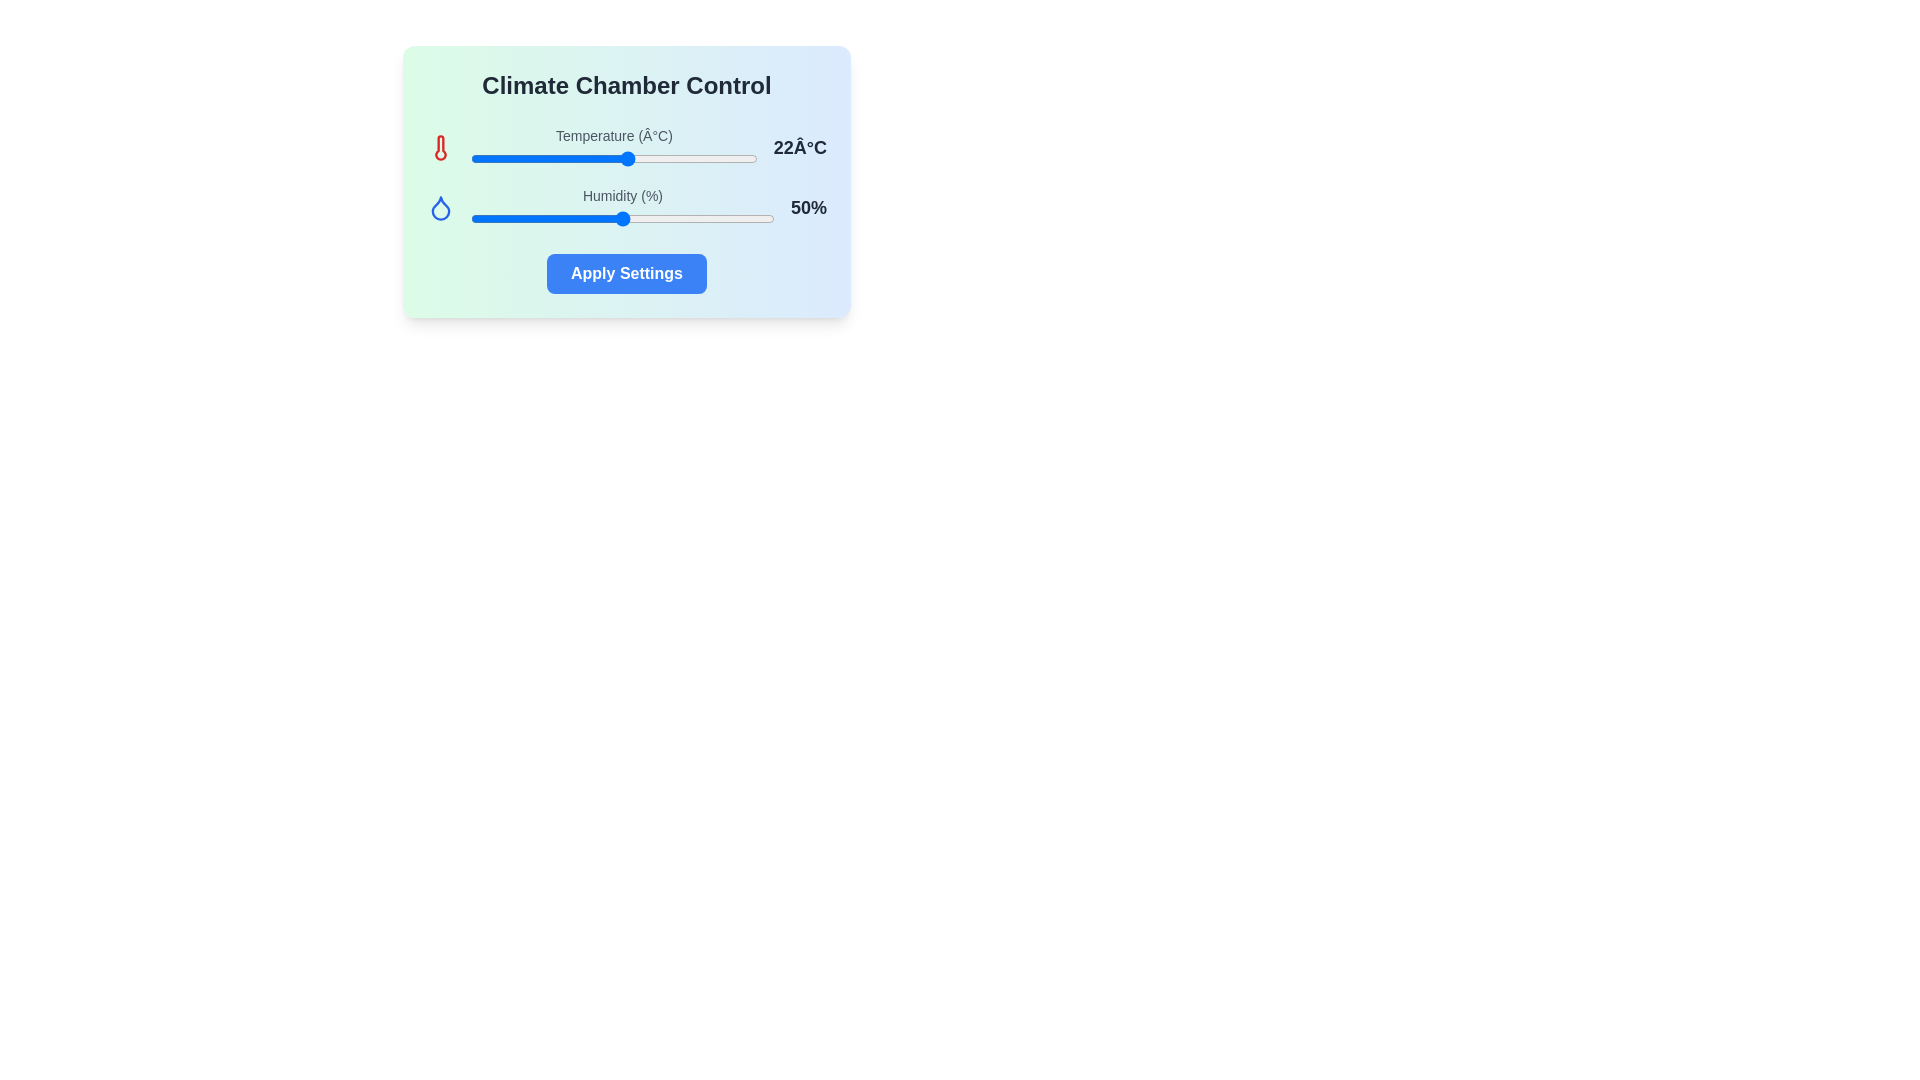  Describe the element at coordinates (485, 157) in the screenshot. I see `the temperature slider to 2 degrees Celsius` at that location.